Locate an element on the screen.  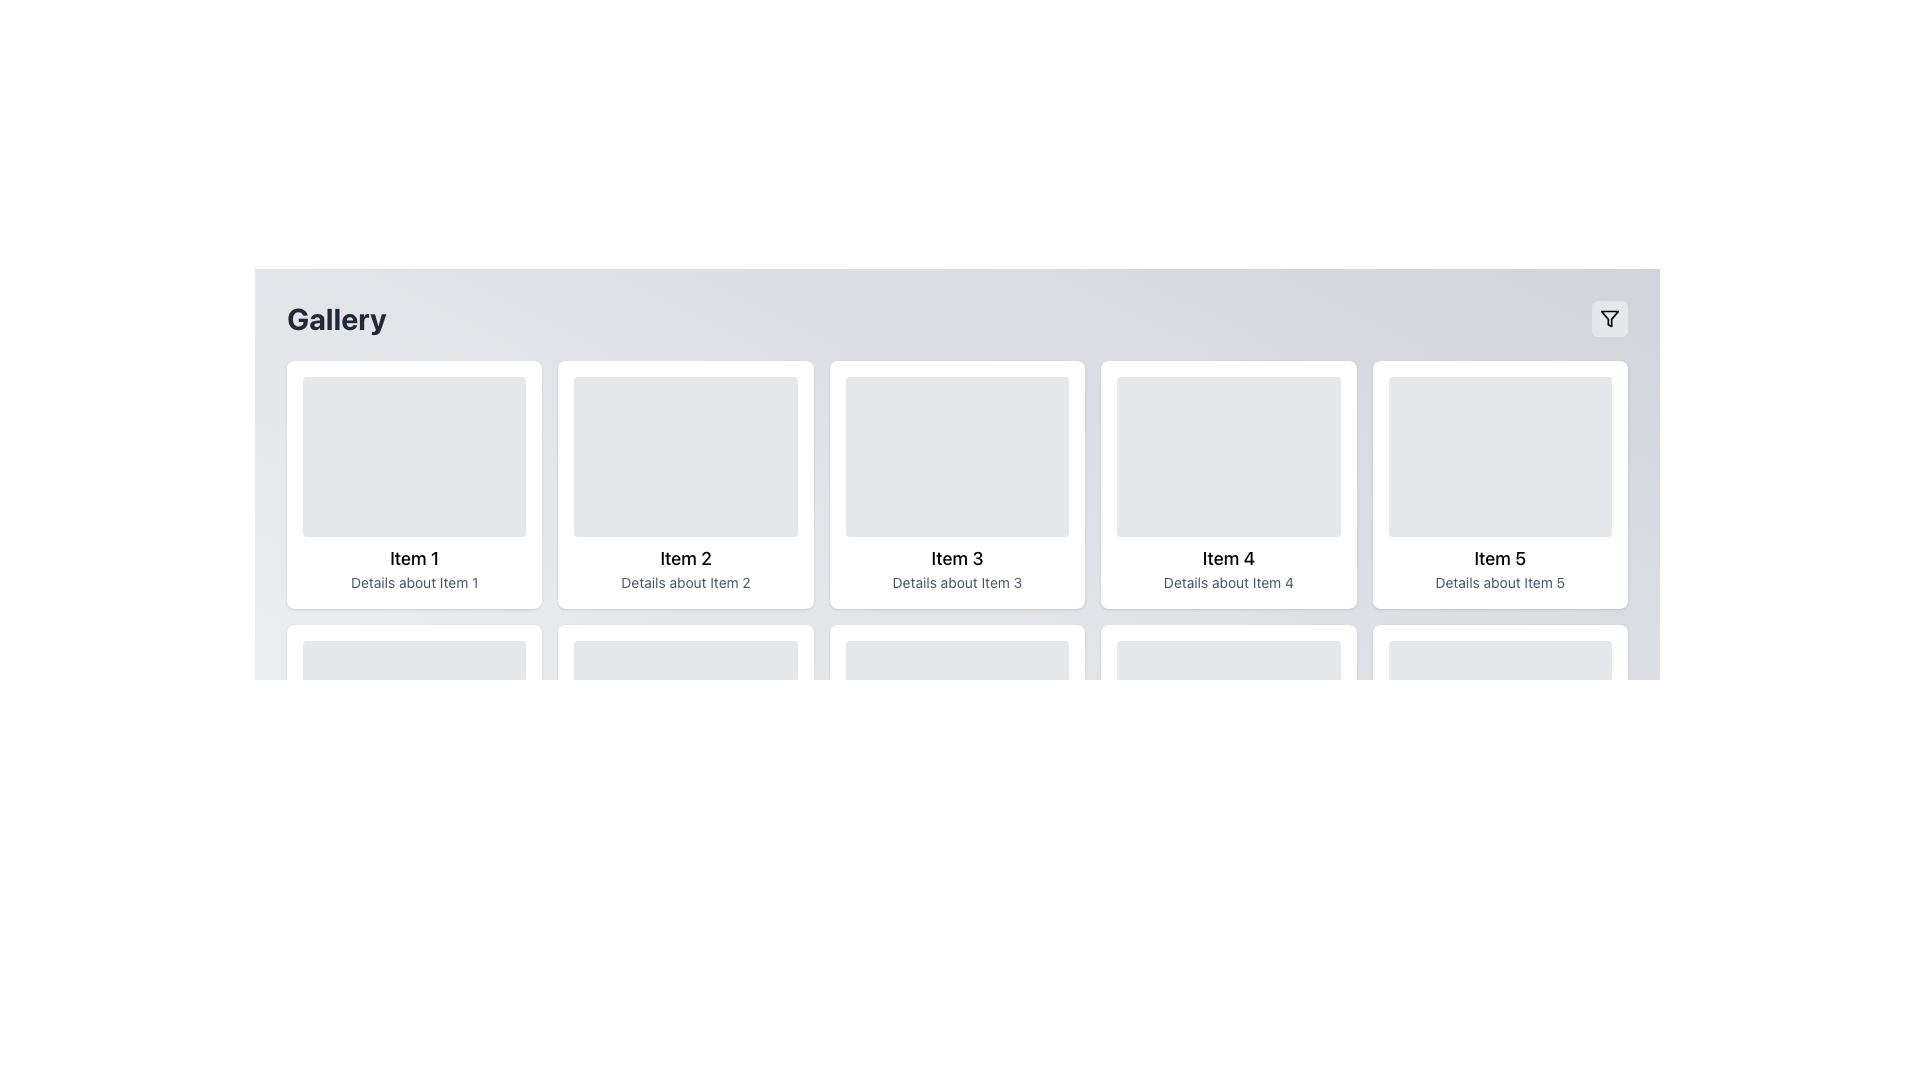
the second text label in the gallery that provides a reference name for the associated item, positioned above the smaller text label 'Details about Item 2' is located at coordinates (686, 559).